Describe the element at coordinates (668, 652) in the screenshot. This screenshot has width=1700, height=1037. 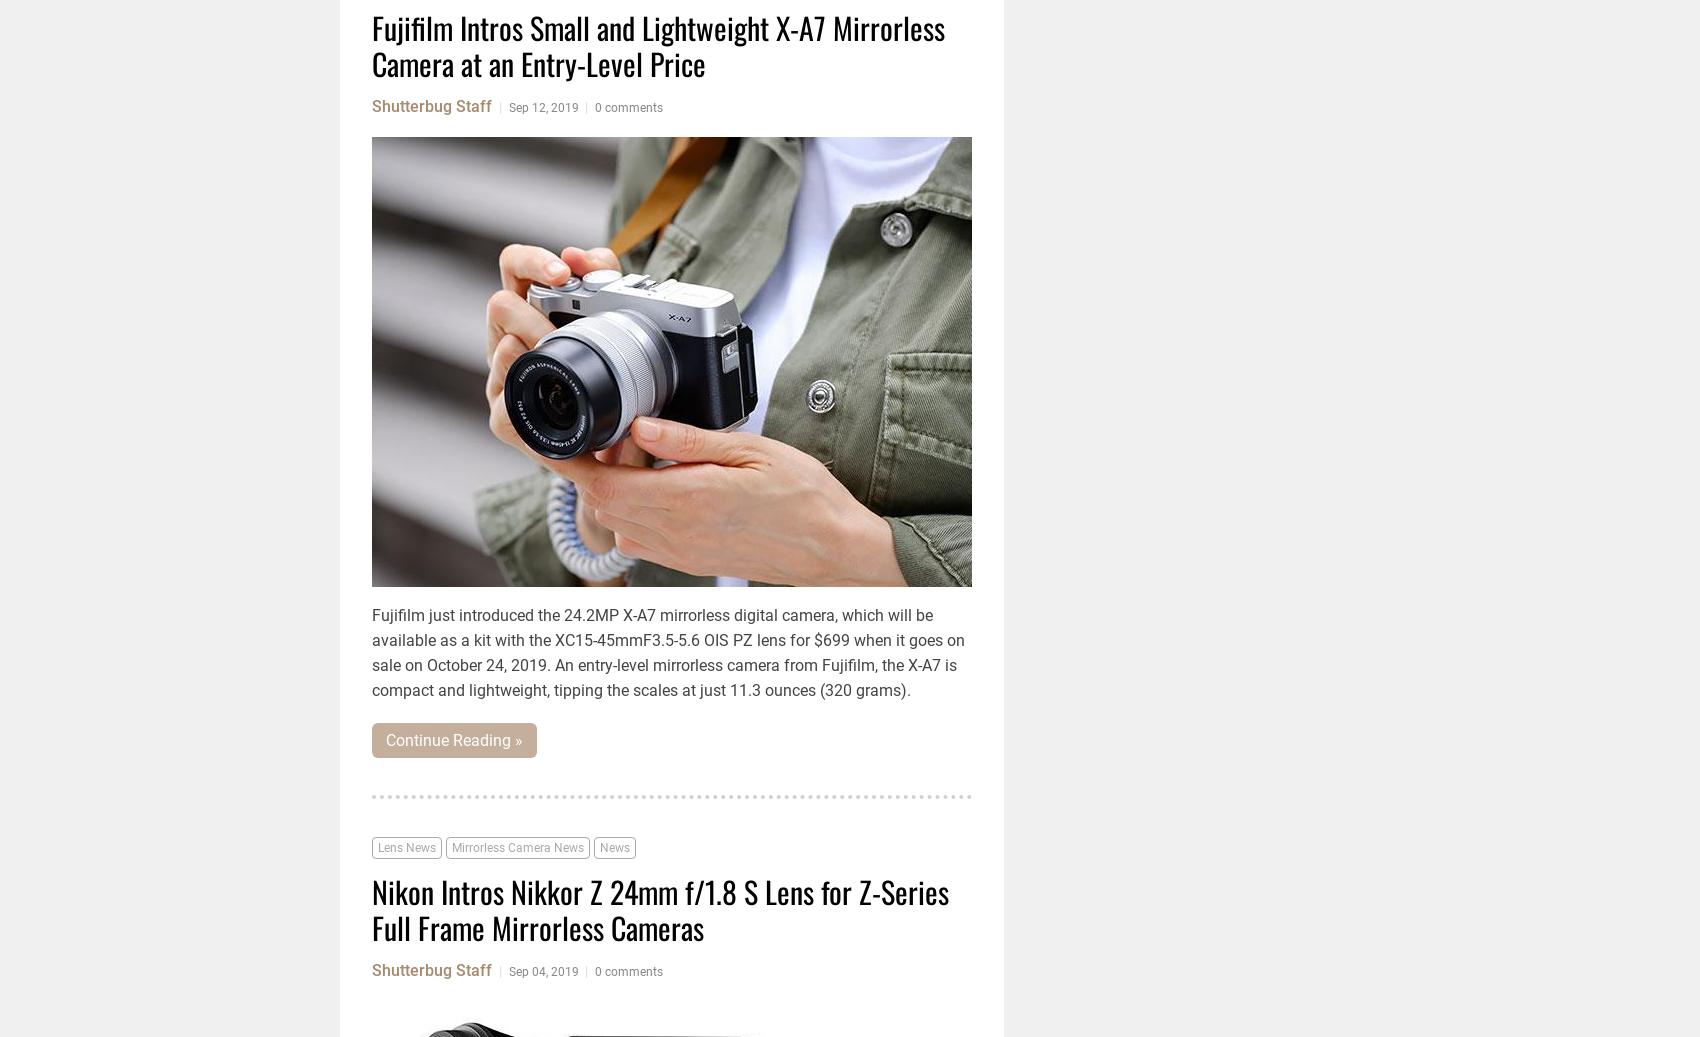
I see `'Fujifilm just introduced the 24.2MP X-A7 mirrorless digital camera, which will be available as a kit with the XC15-45mmF3.5-5.6 OIS PZ lens for $699 when it goes on sale on October 24, 2019. An entry-level mirrorless camera from Fujifilm, the X-A7 is compact and lightweight, tipping the scales at just 11.3 ounces (320 grams).'` at that location.